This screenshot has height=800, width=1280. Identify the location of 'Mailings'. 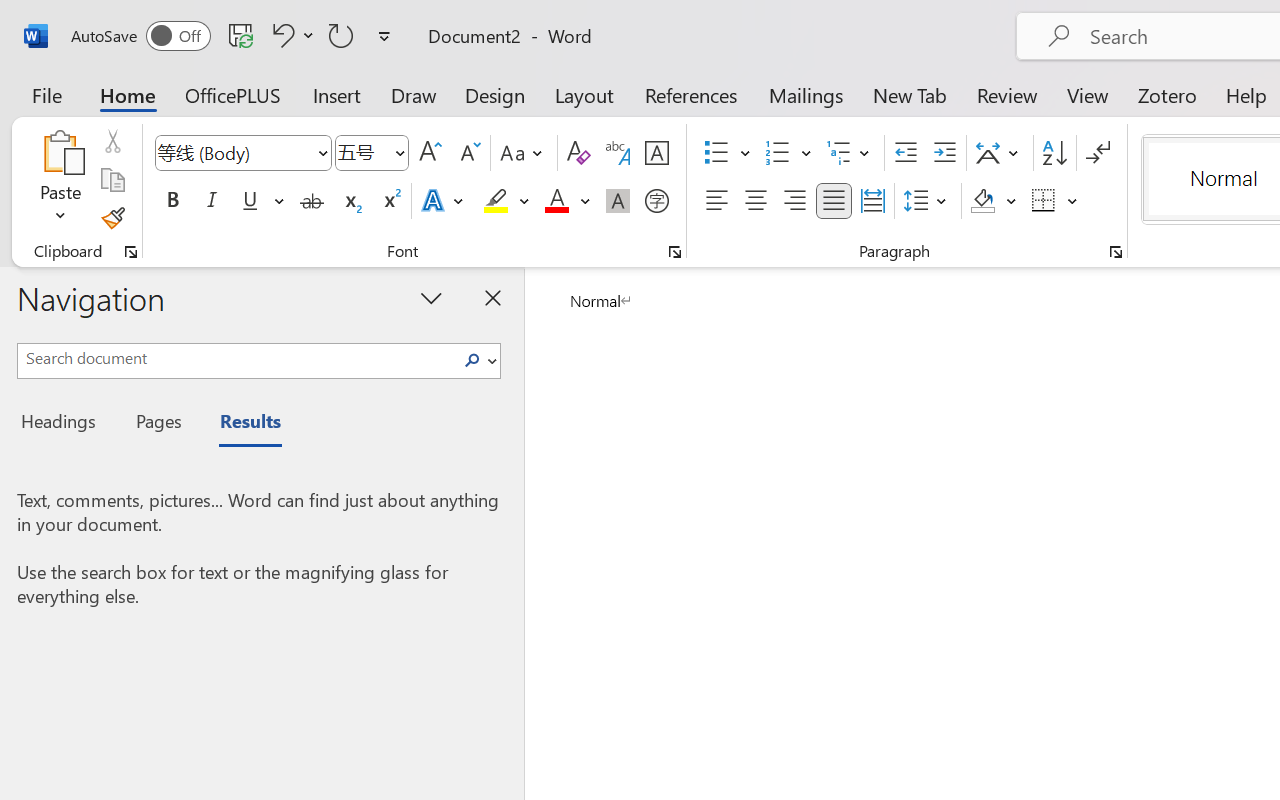
(806, 94).